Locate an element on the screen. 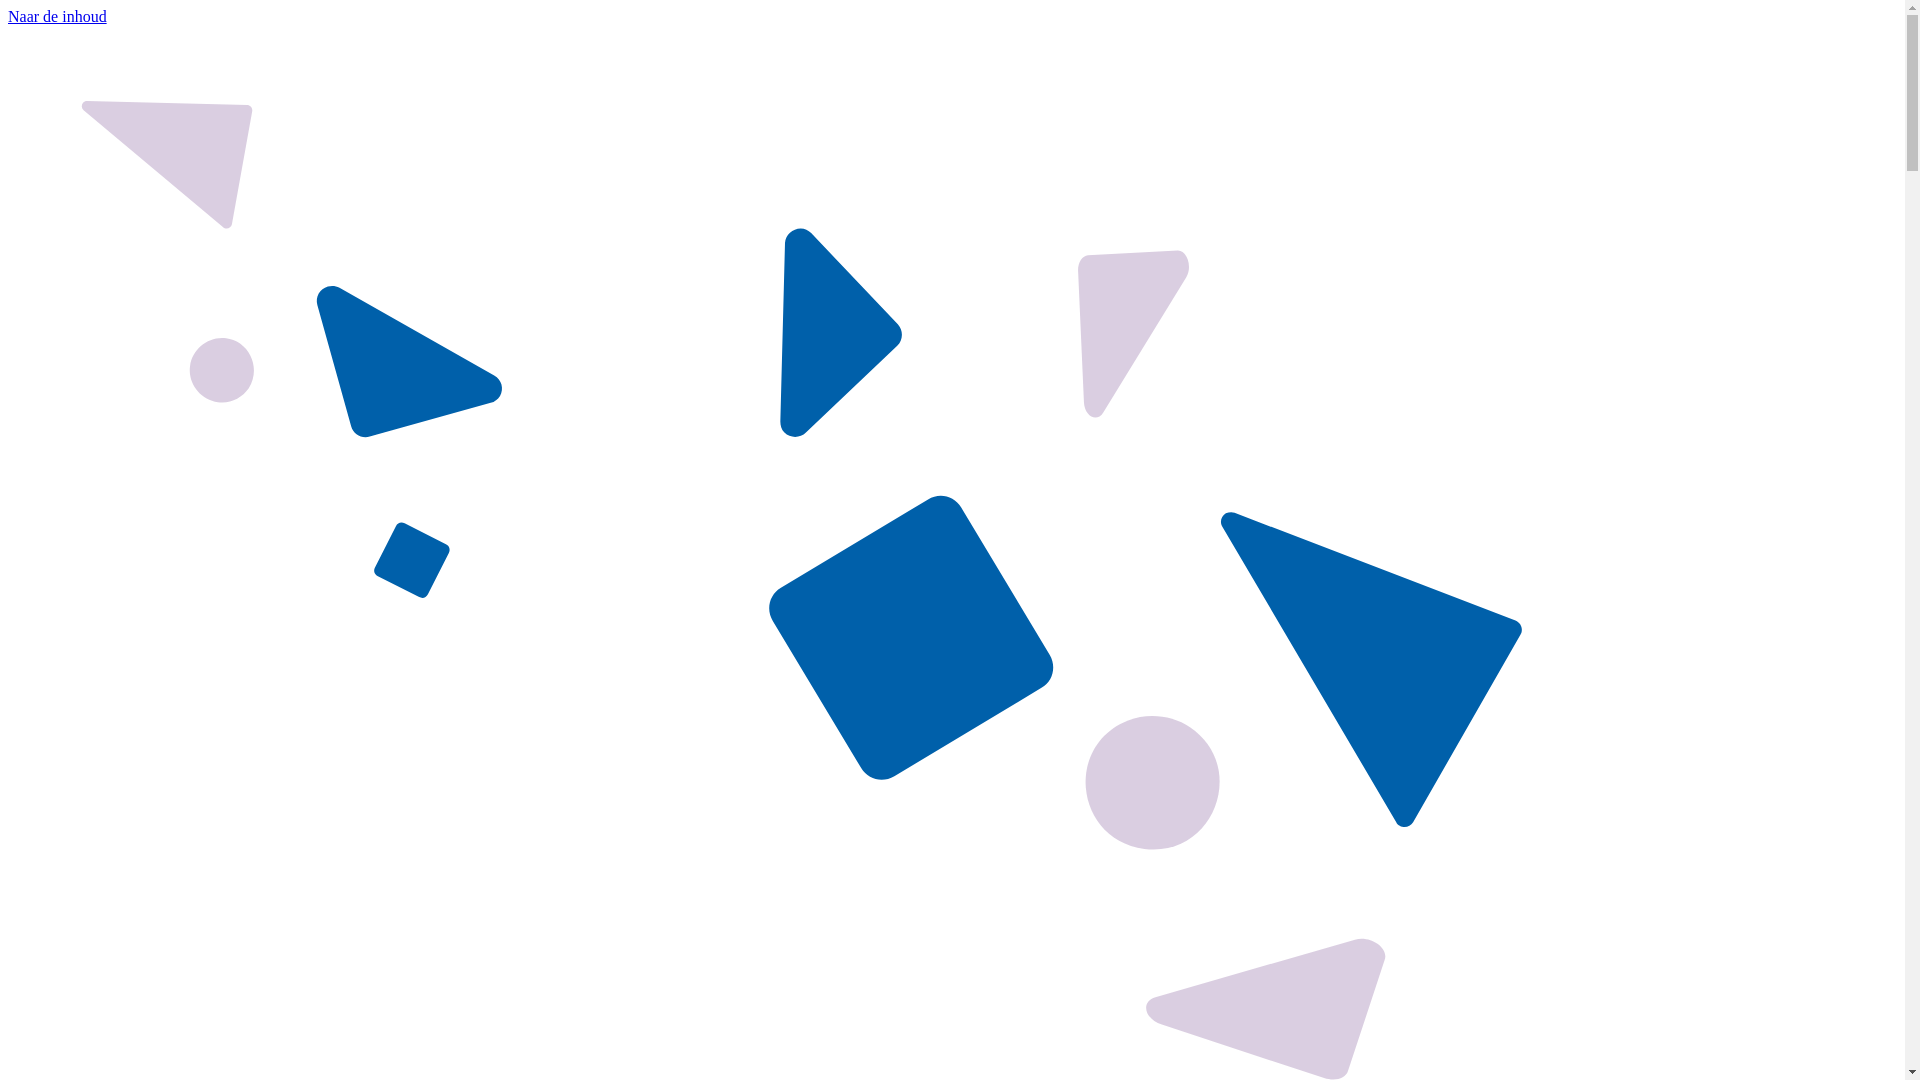 The height and width of the screenshot is (1080, 1920). 'Naar de inhoud' is located at coordinates (8, 16).